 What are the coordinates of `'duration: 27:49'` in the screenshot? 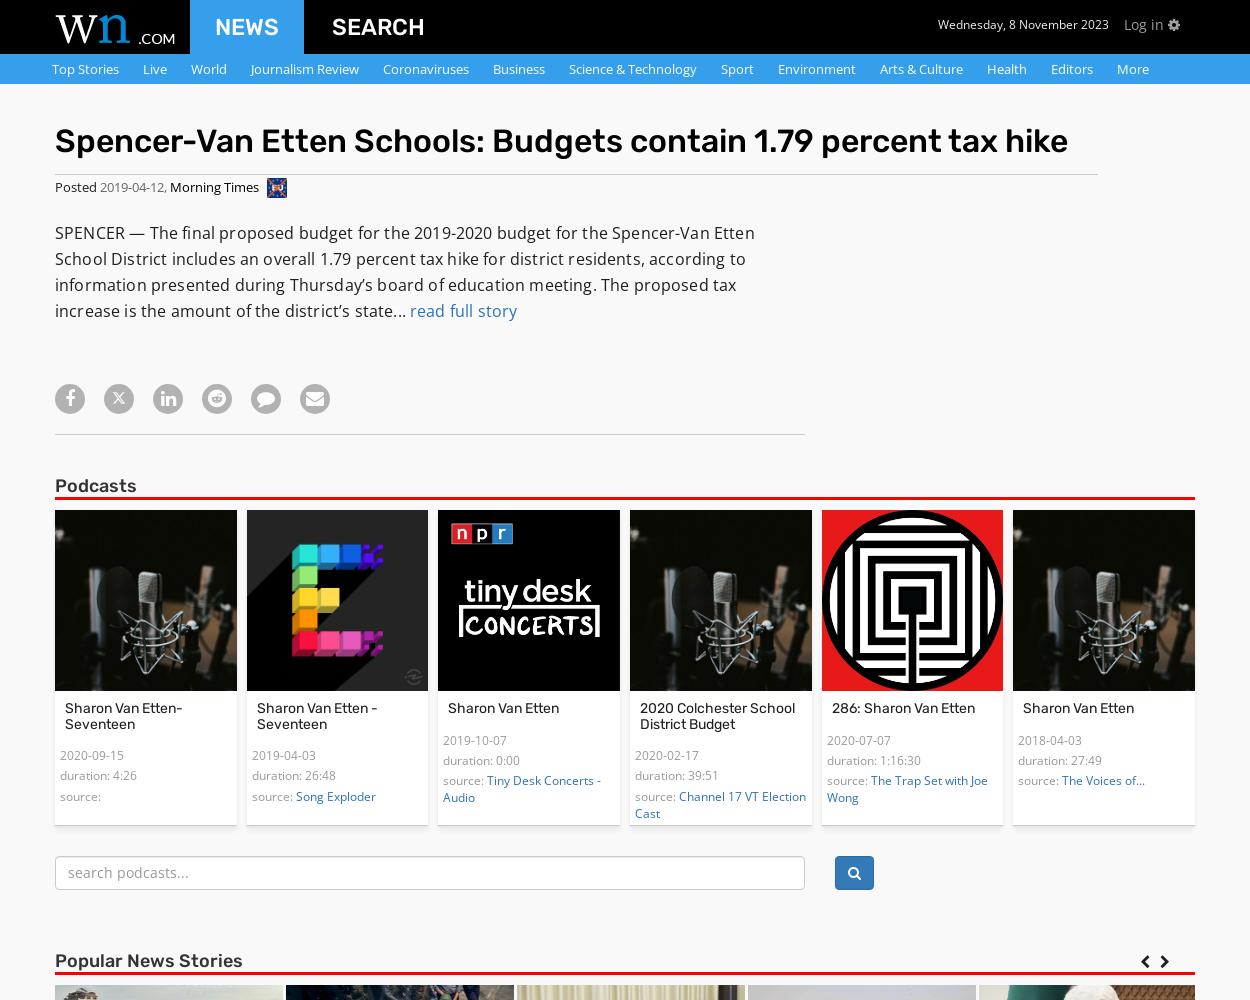 It's located at (1060, 760).